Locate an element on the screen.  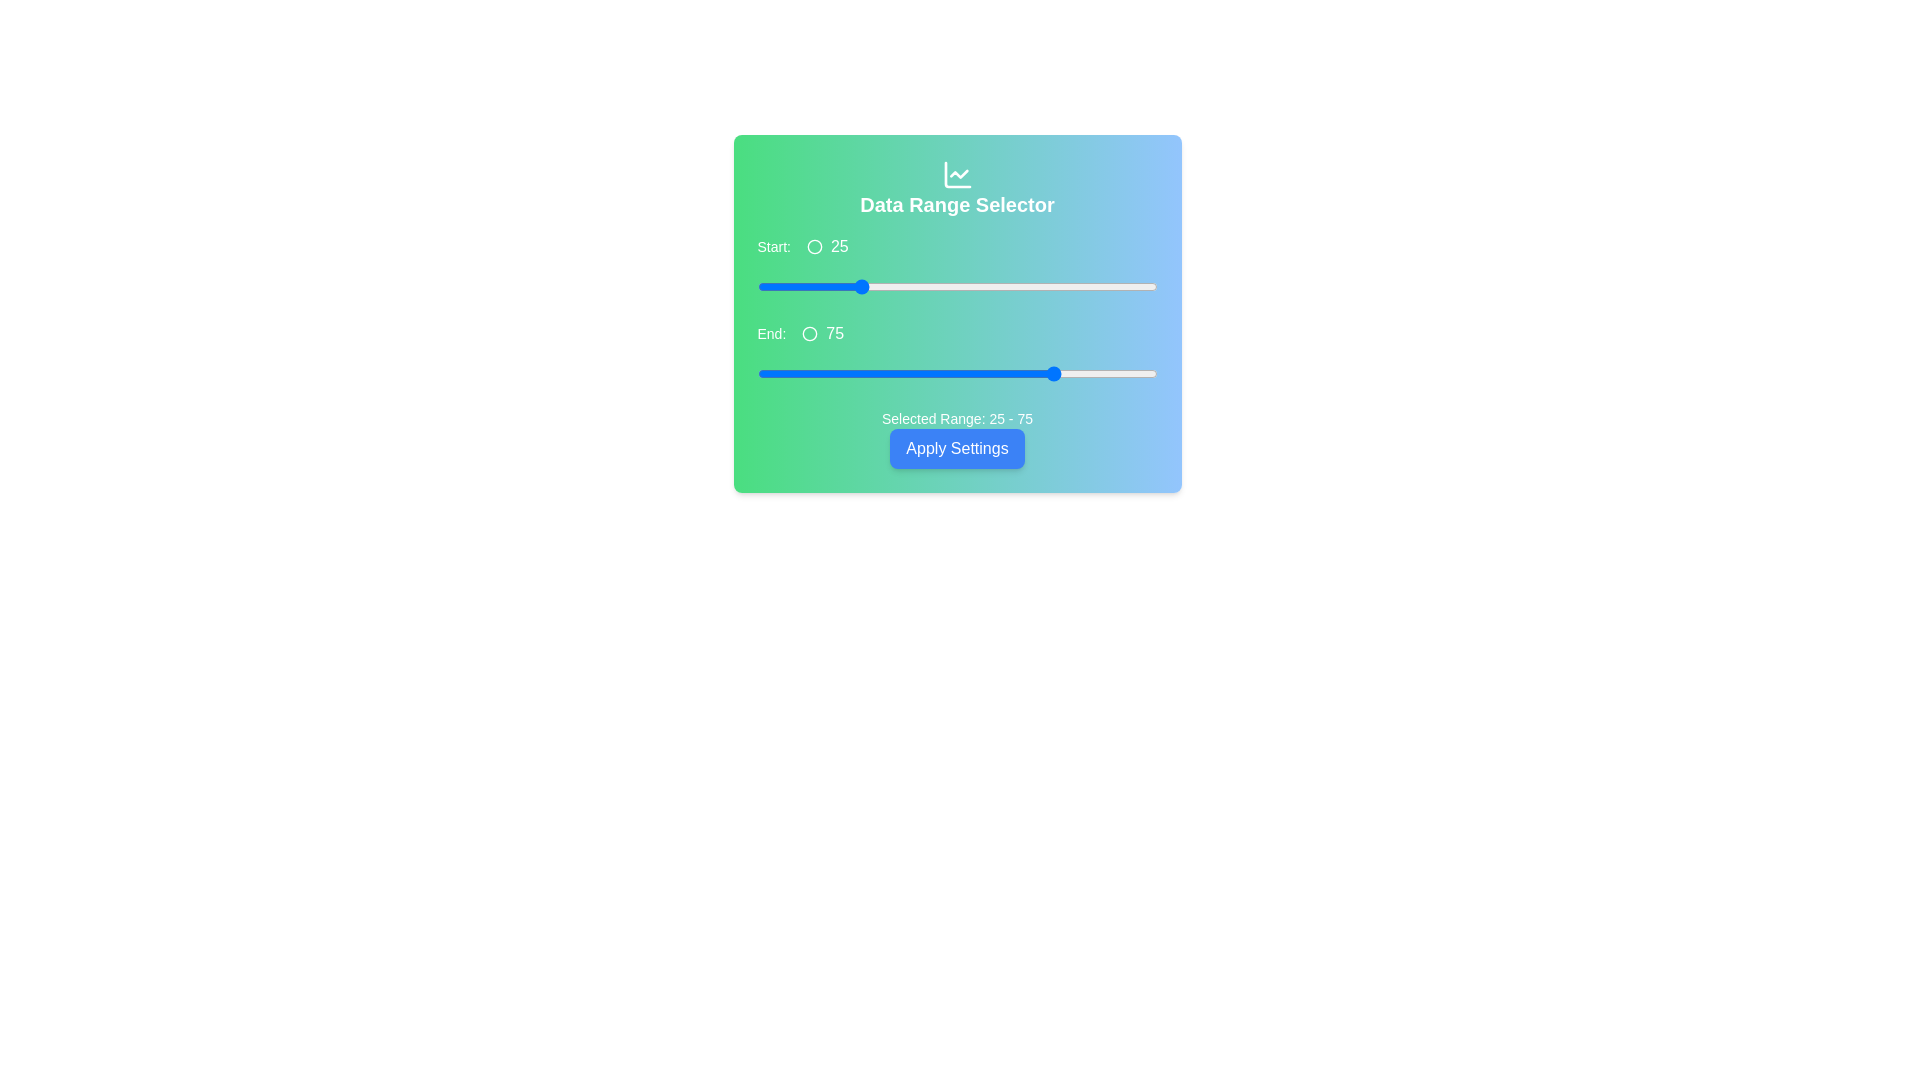
the text label that informs the user about the currently selected range values, positioned above the blue 'Apply Settings' button is located at coordinates (956, 418).